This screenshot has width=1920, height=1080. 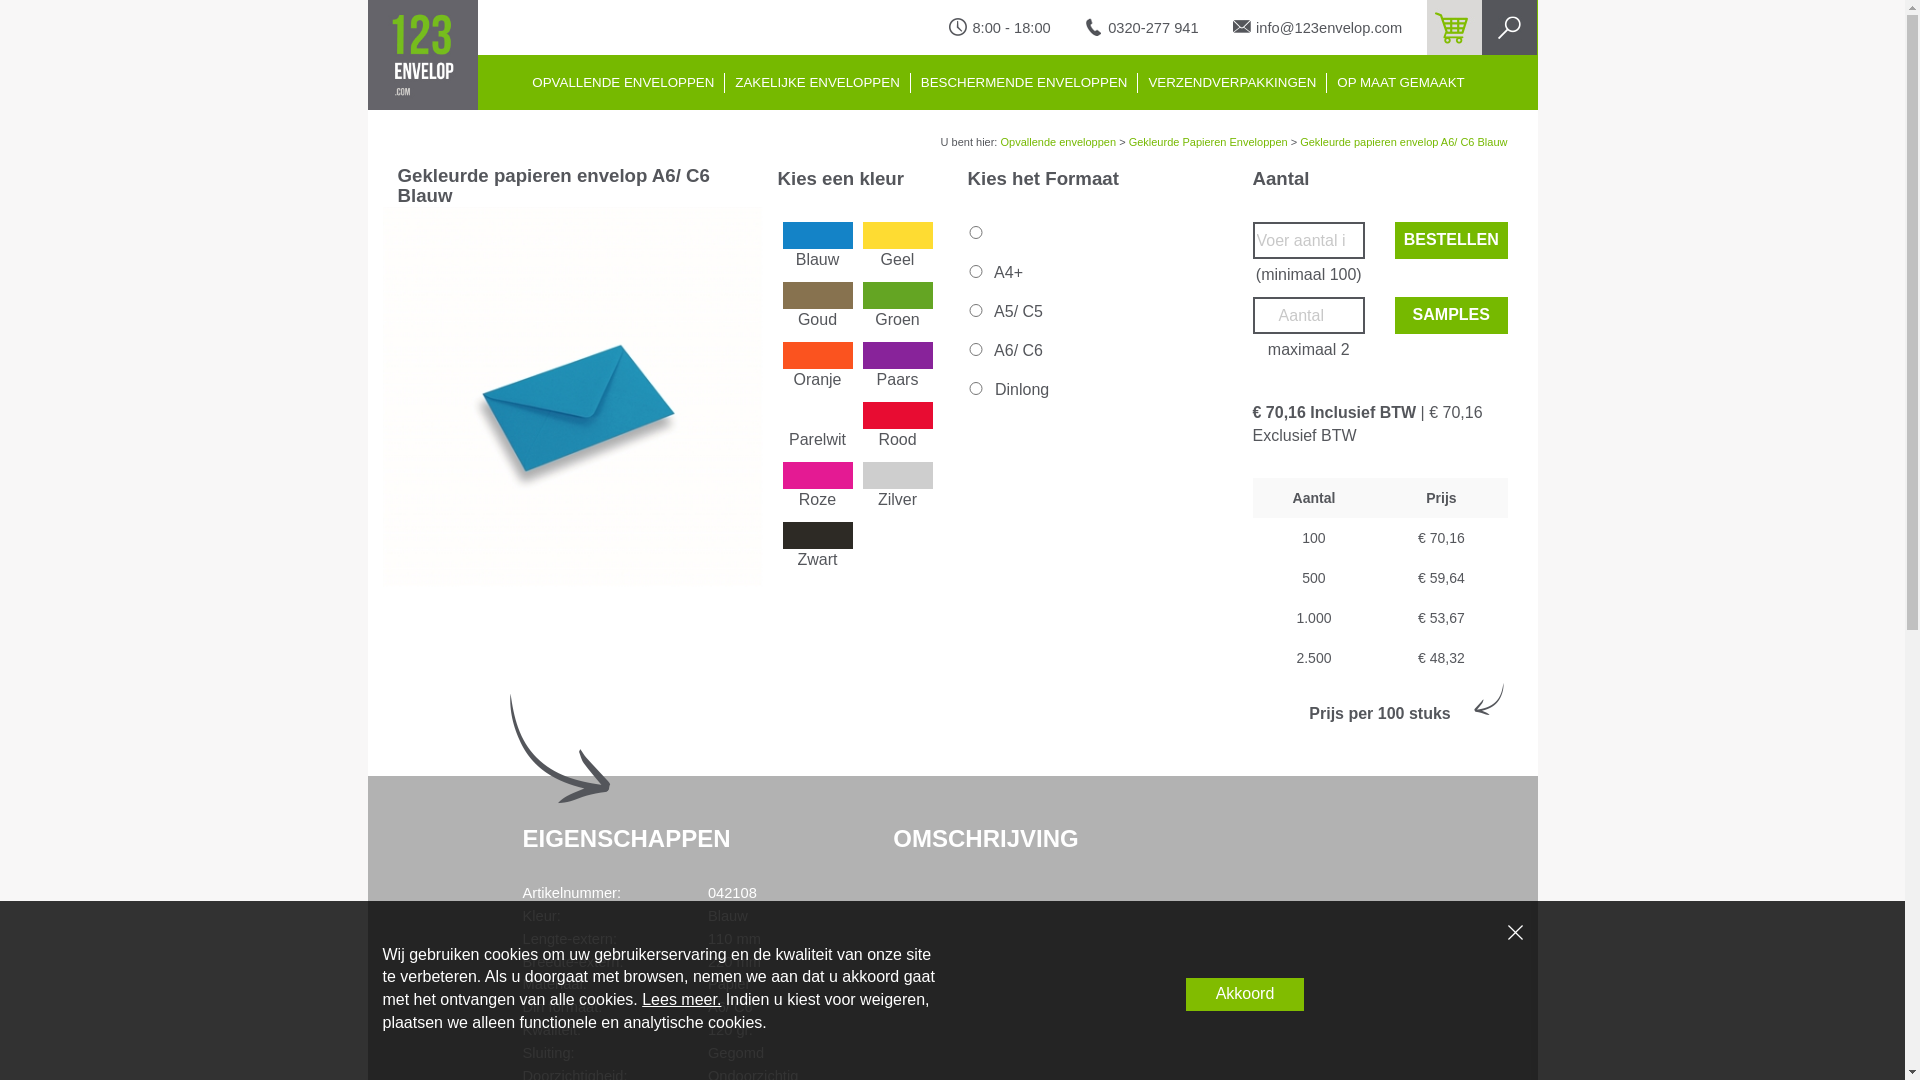 What do you see at coordinates (1023, 82) in the screenshot?
I see `'BESCHERMENDE ENVELOPPEN'` at bounding box center [1023, 82].